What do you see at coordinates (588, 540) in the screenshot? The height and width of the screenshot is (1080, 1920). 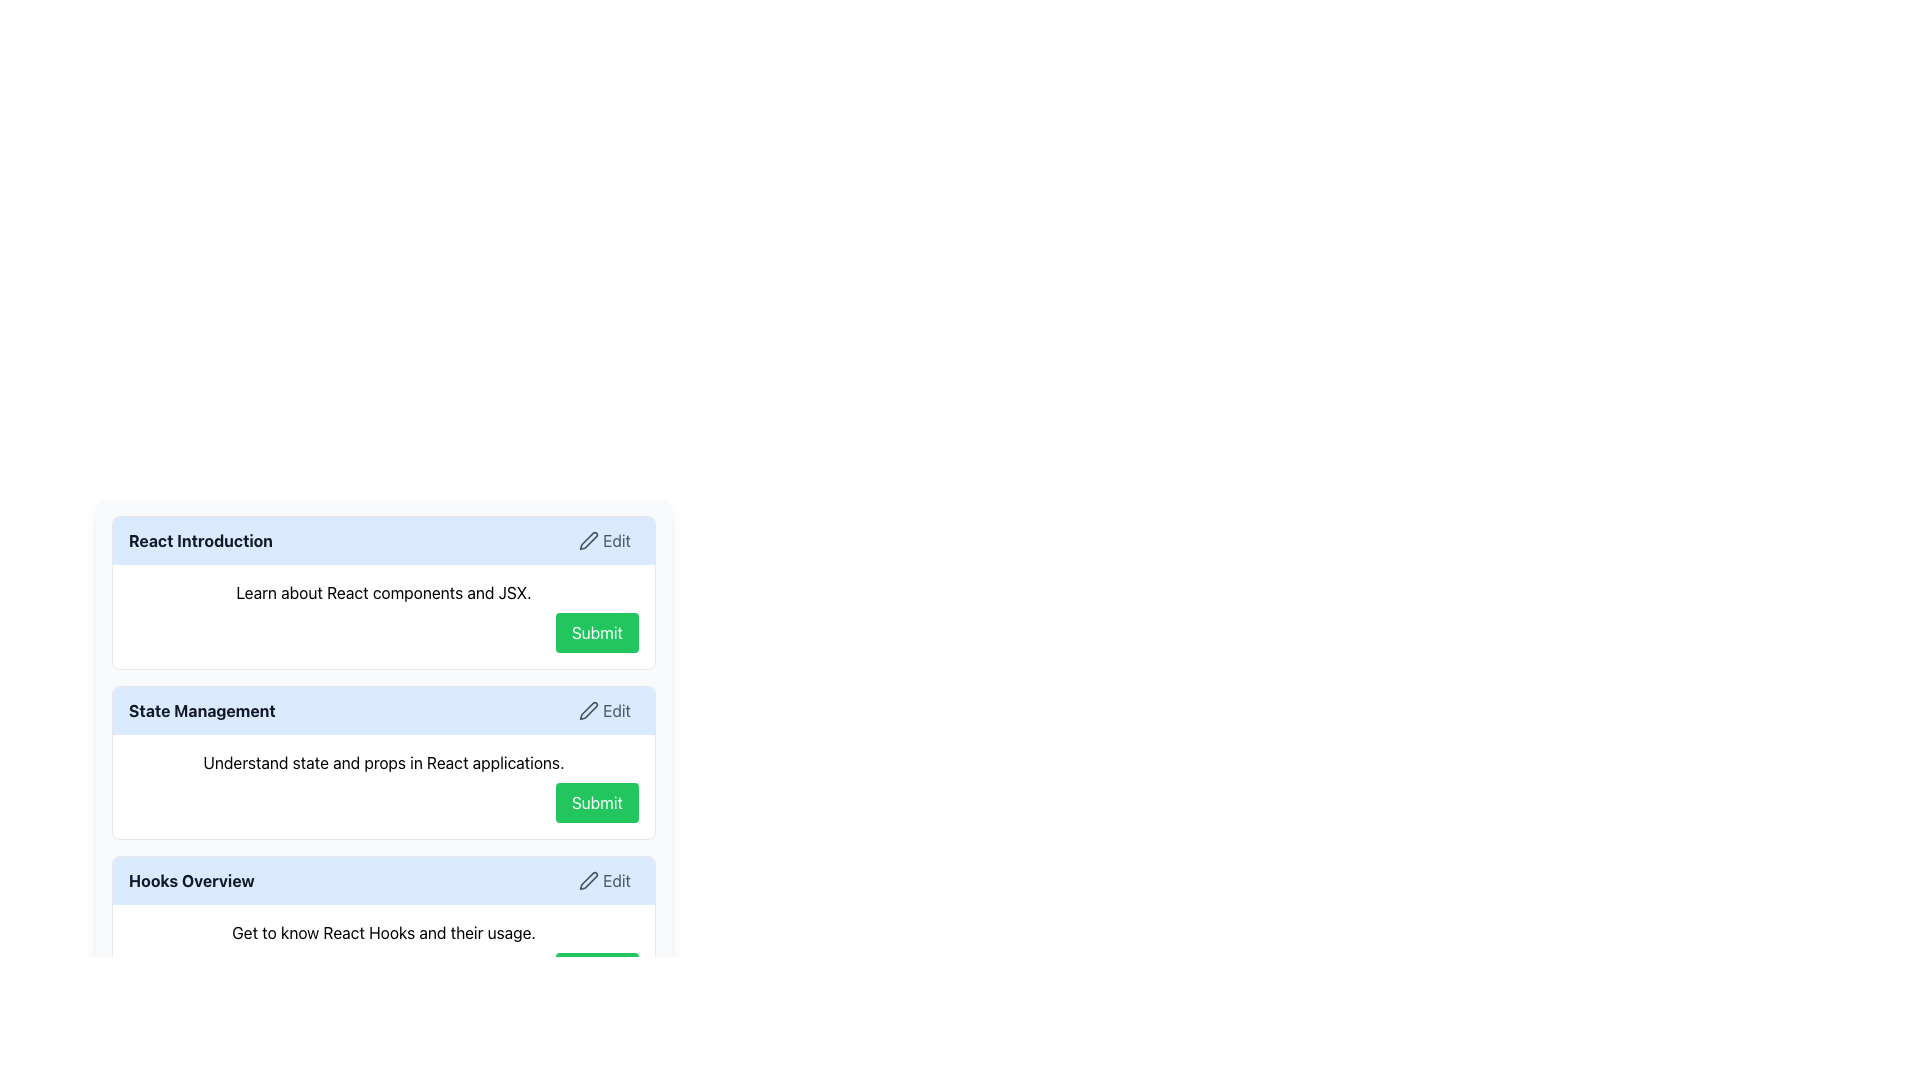 I see `the pen icon located in the header of the React Introduction card` at bounding box center [588, 540].